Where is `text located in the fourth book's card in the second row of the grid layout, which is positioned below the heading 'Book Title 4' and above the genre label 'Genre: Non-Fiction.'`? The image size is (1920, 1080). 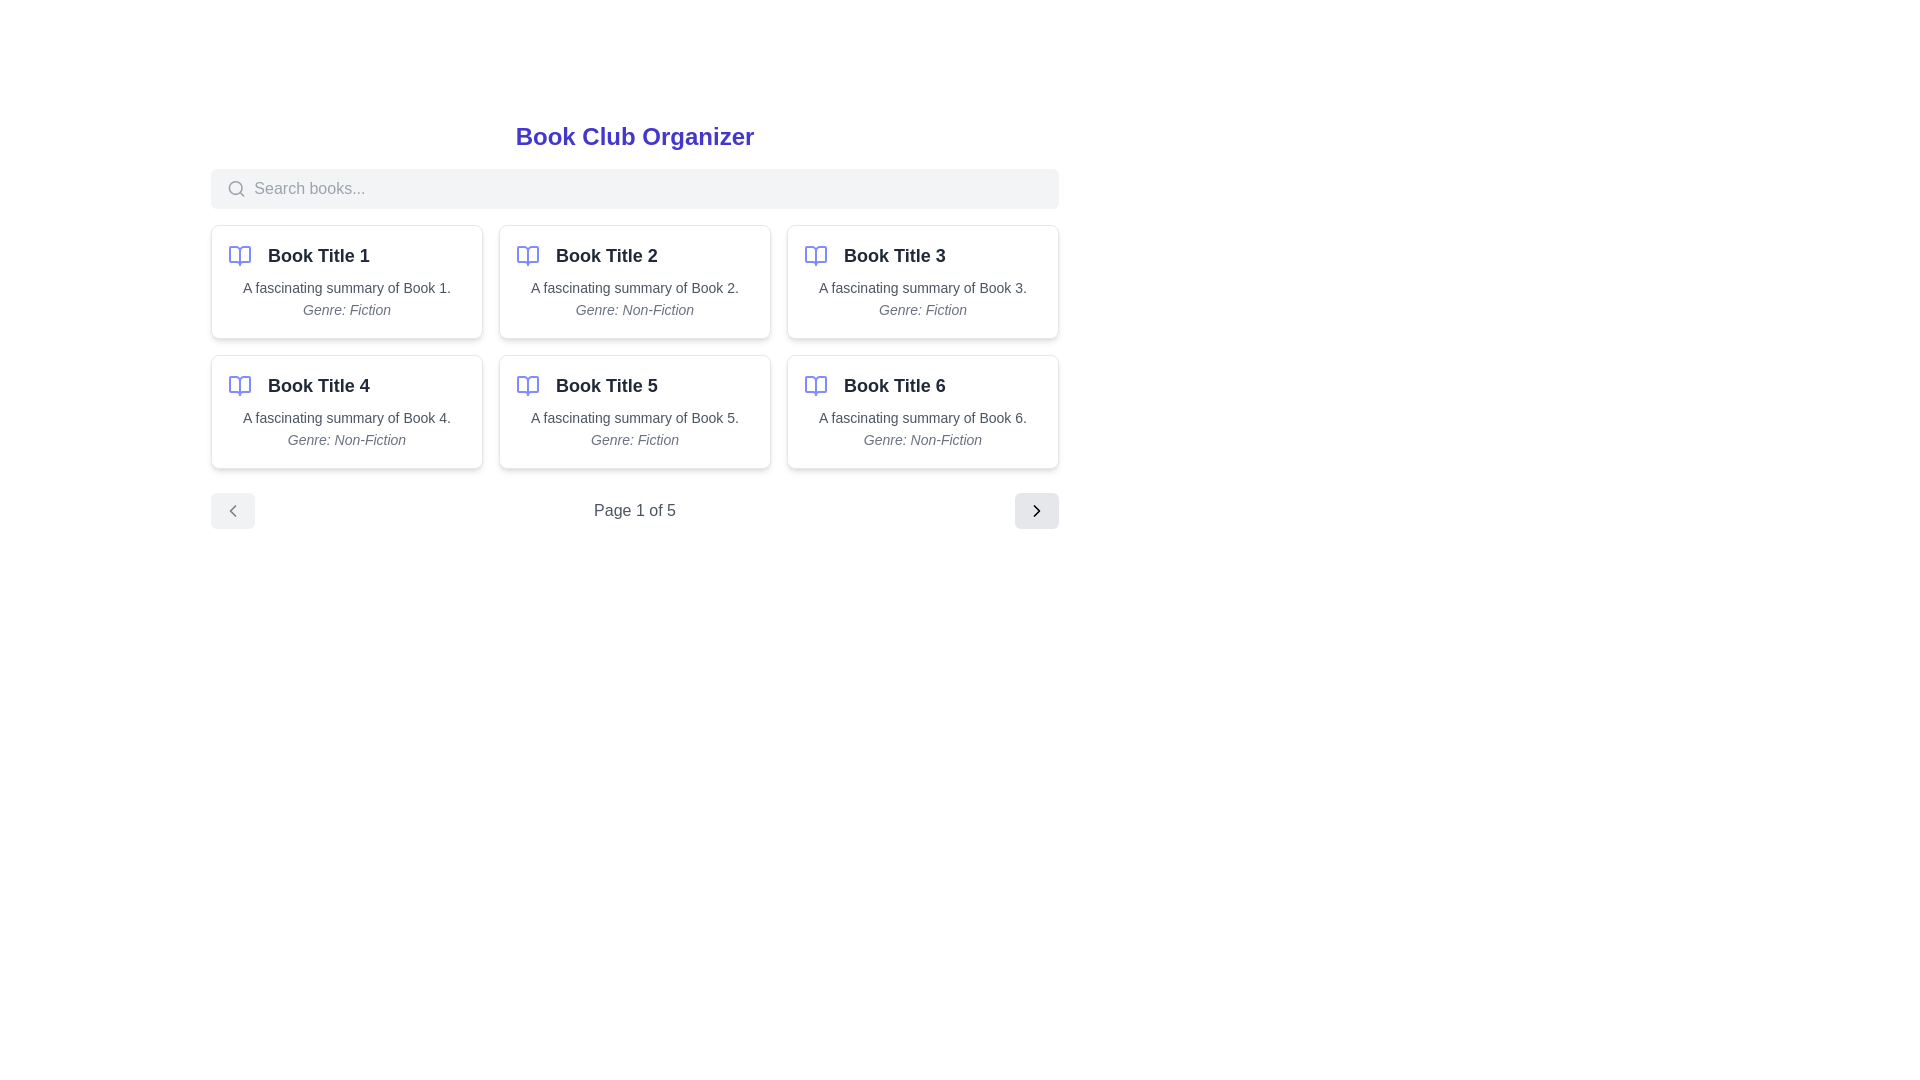
text located in the fourth book's card in the second row of the grid layout, which is positioned below the heading 'Book Title 4' and above the genre label 'Genre: Non-Fiction.' is located at coordinates (346, 416).